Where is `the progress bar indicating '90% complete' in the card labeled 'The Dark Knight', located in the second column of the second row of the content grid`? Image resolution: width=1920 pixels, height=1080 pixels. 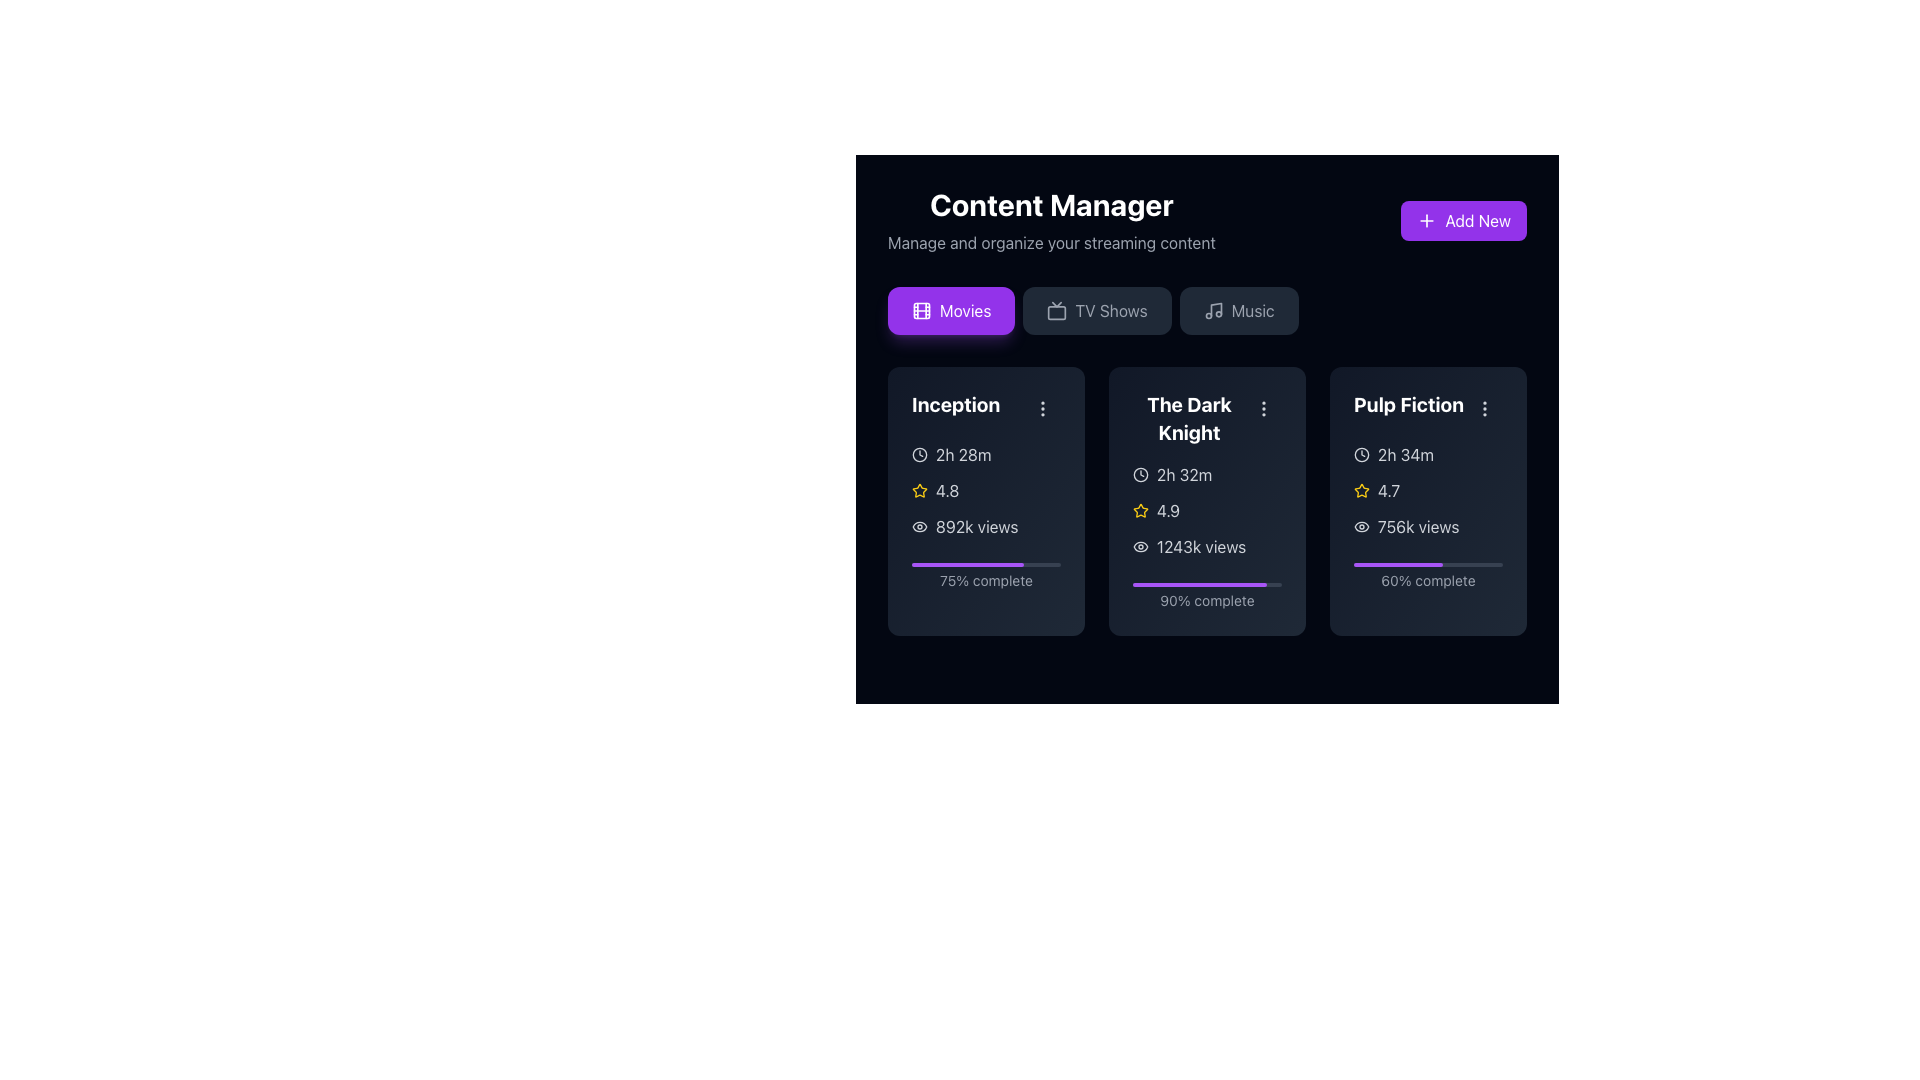
the progress bar indicating '90% complete' in the card labeled 'The Dark Knight', located in the second column of the second row of the content grid is located at coordinates (1206, 585).